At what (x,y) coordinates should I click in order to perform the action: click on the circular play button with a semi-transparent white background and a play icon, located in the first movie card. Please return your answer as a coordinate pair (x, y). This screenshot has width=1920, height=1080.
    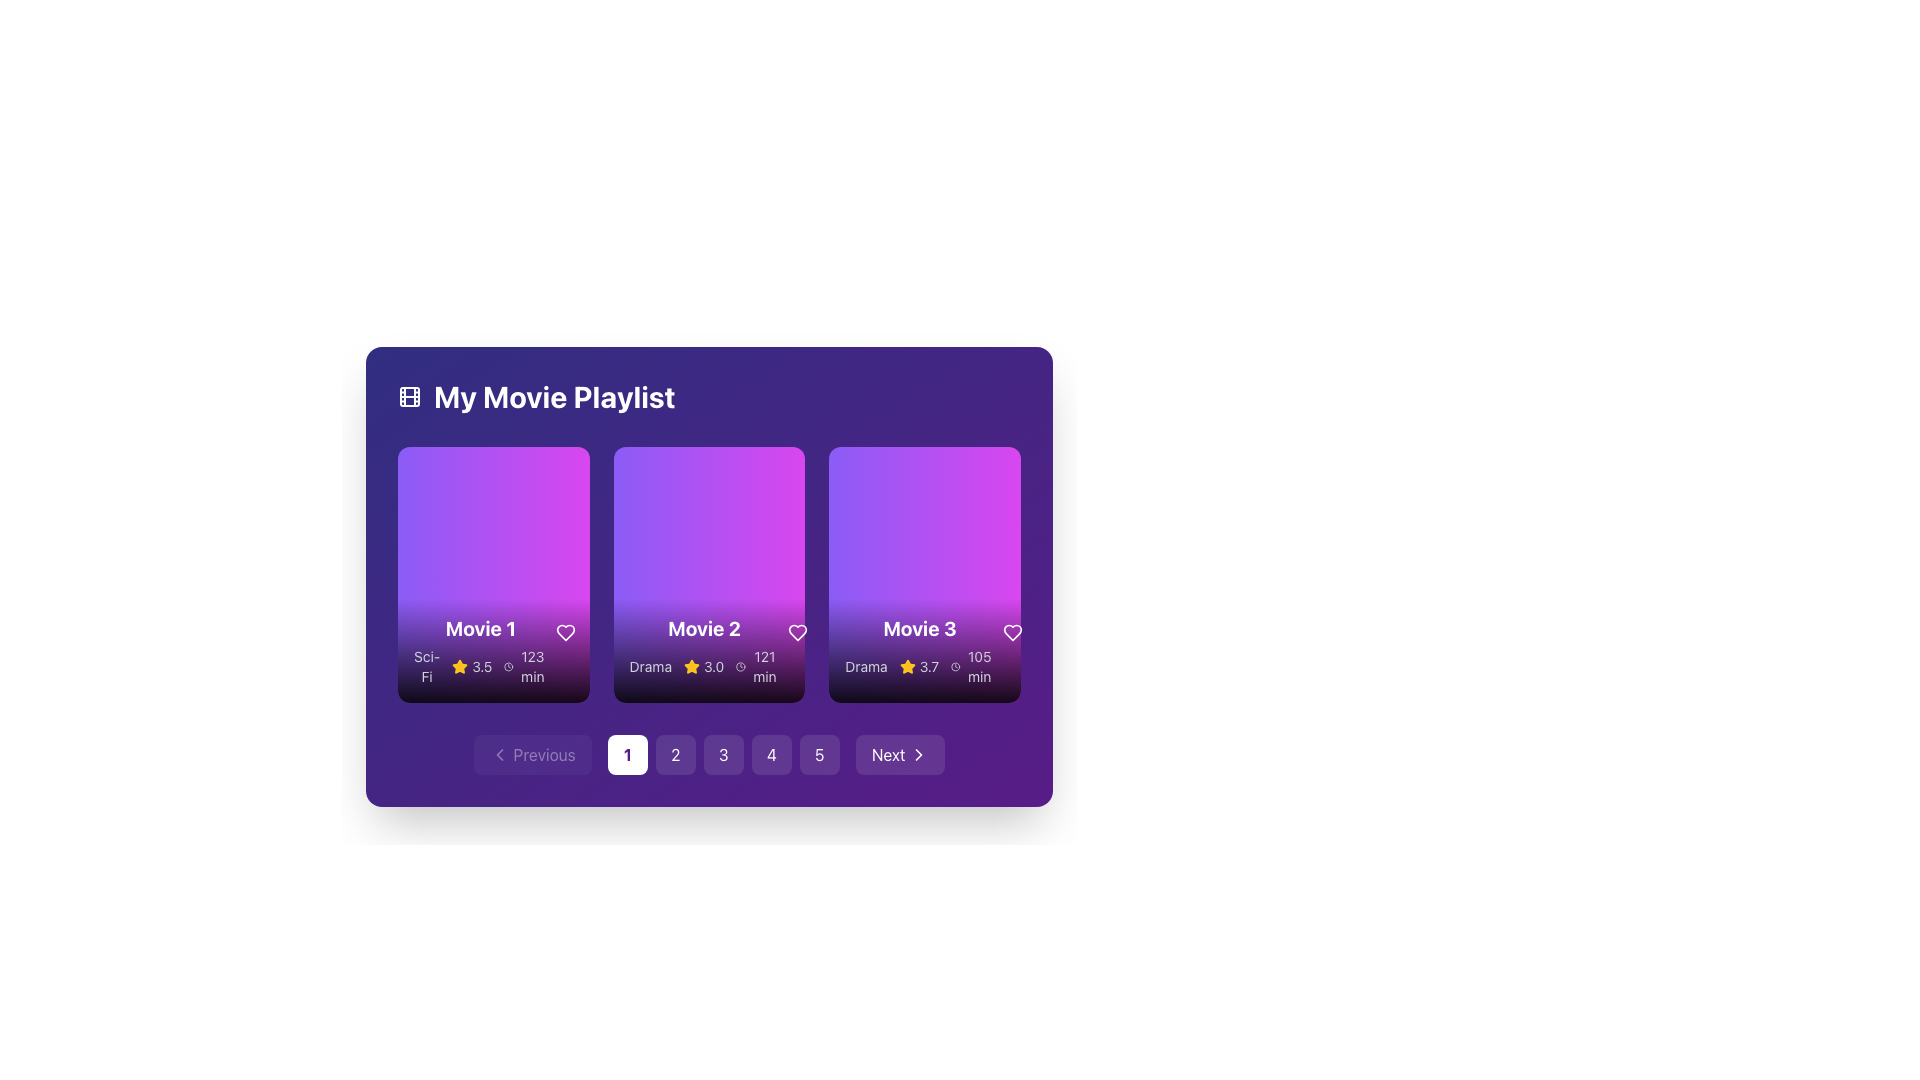
    Looking at the image, I should click on (493, 574).